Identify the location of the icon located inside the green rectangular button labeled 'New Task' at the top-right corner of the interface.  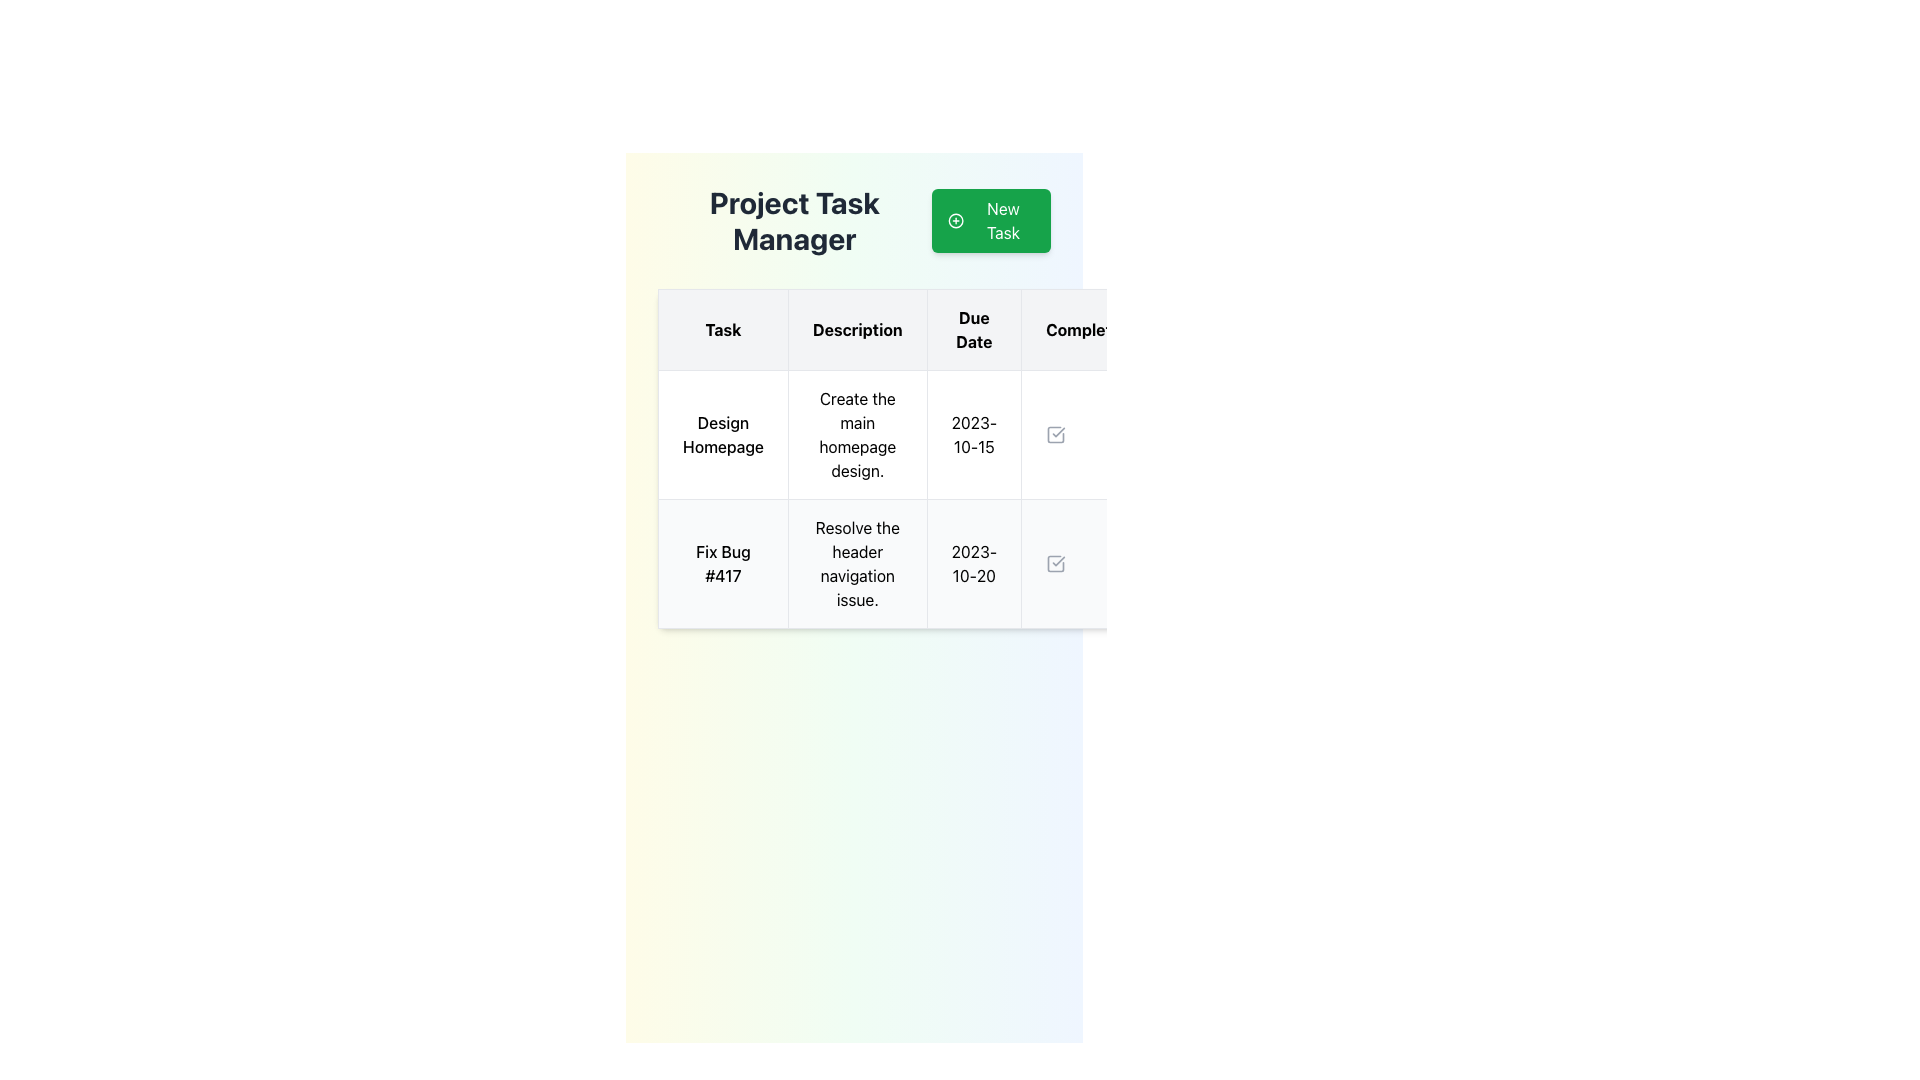
(954, 220).